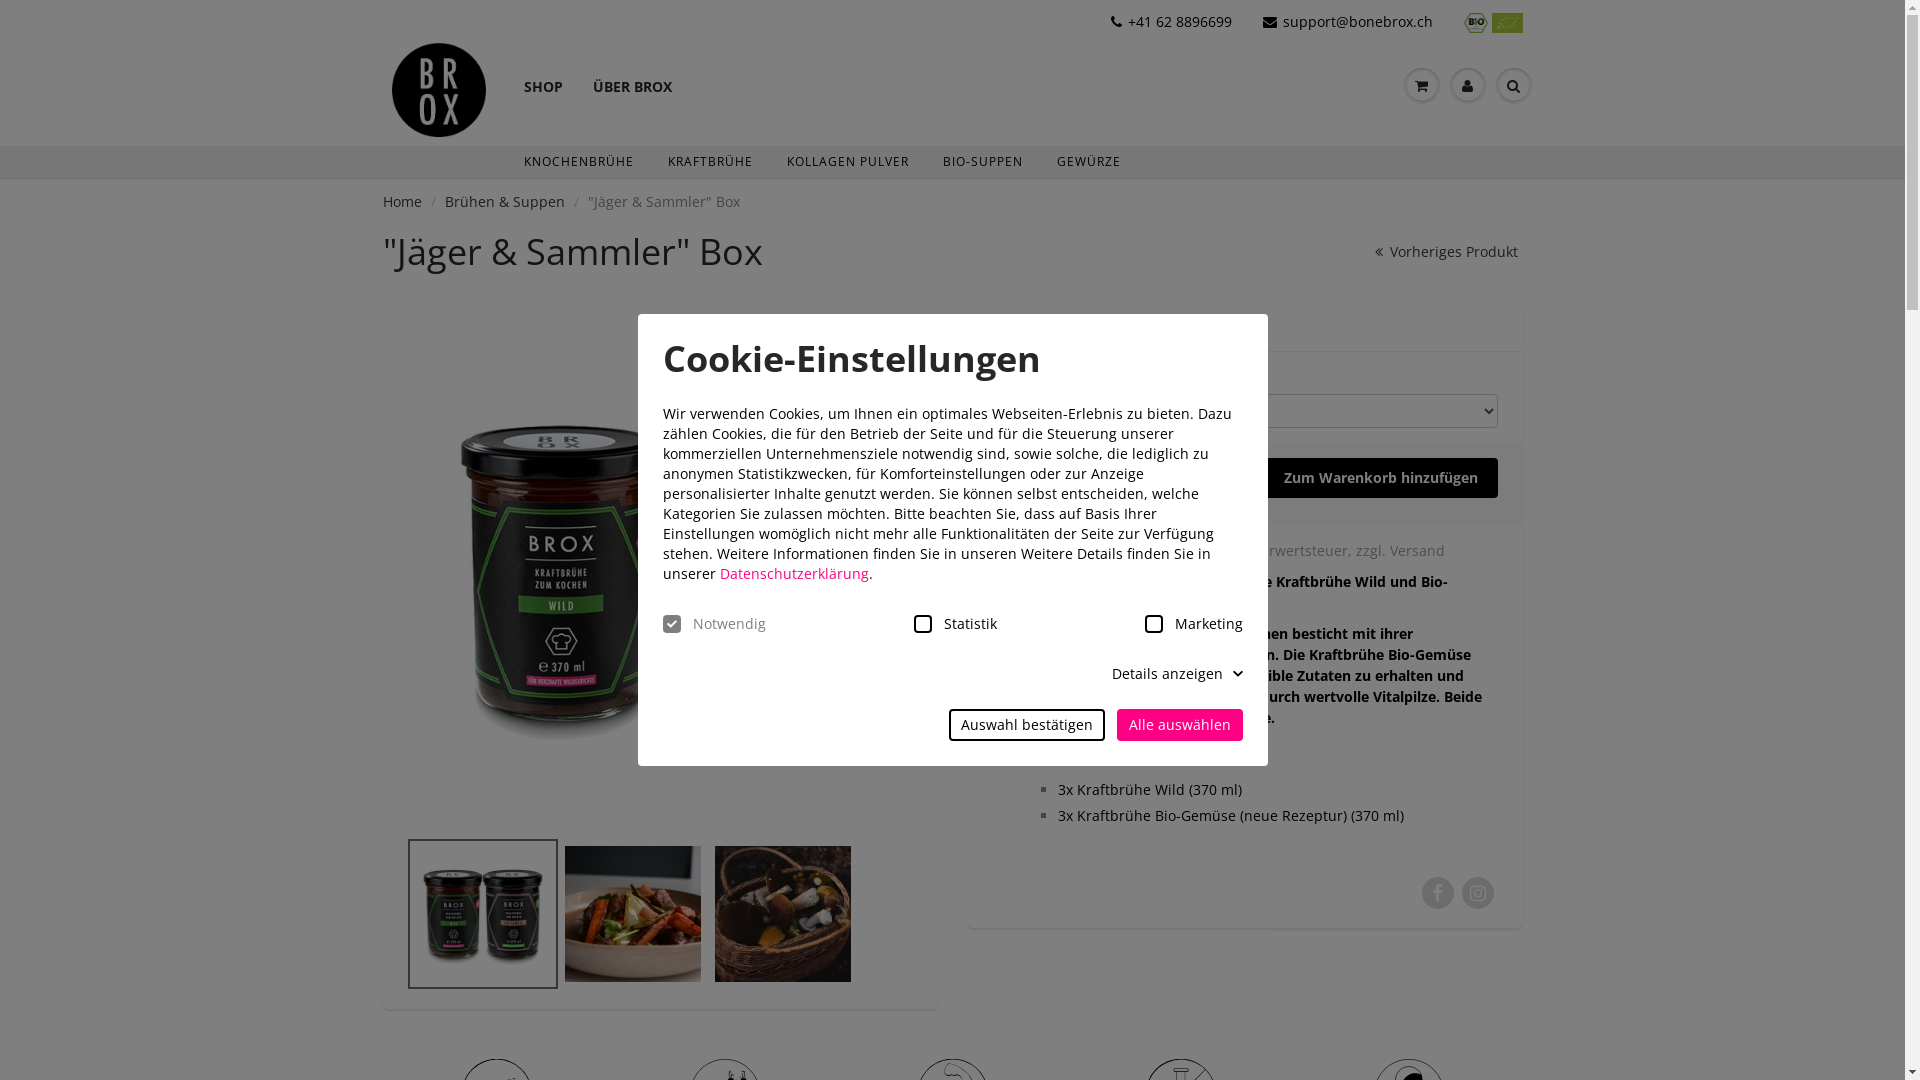 The image size is (1920, 1080). I want to click on 'SHOP', so click(542, 68).